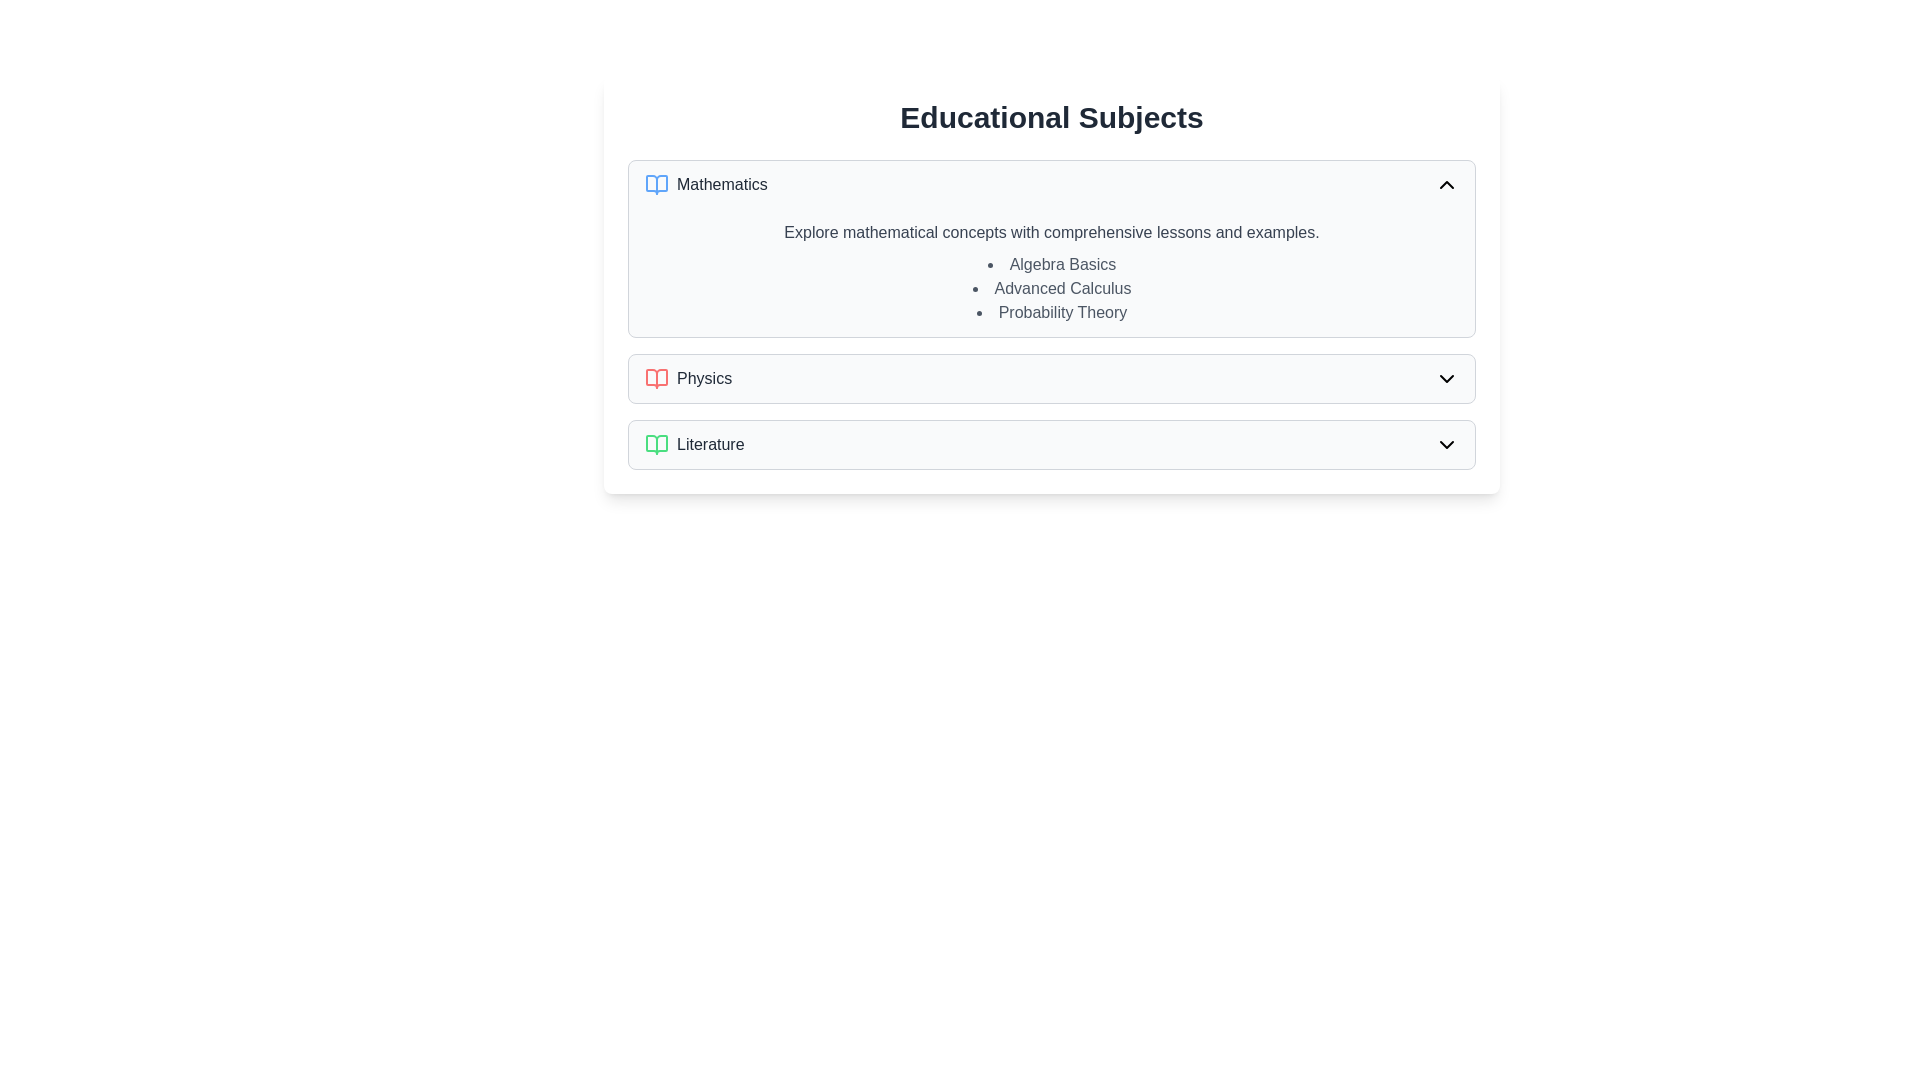  I want to click on the lower part of the red book icon representing the 'Physics' subject in the educational subjects list, so click(657, 378).